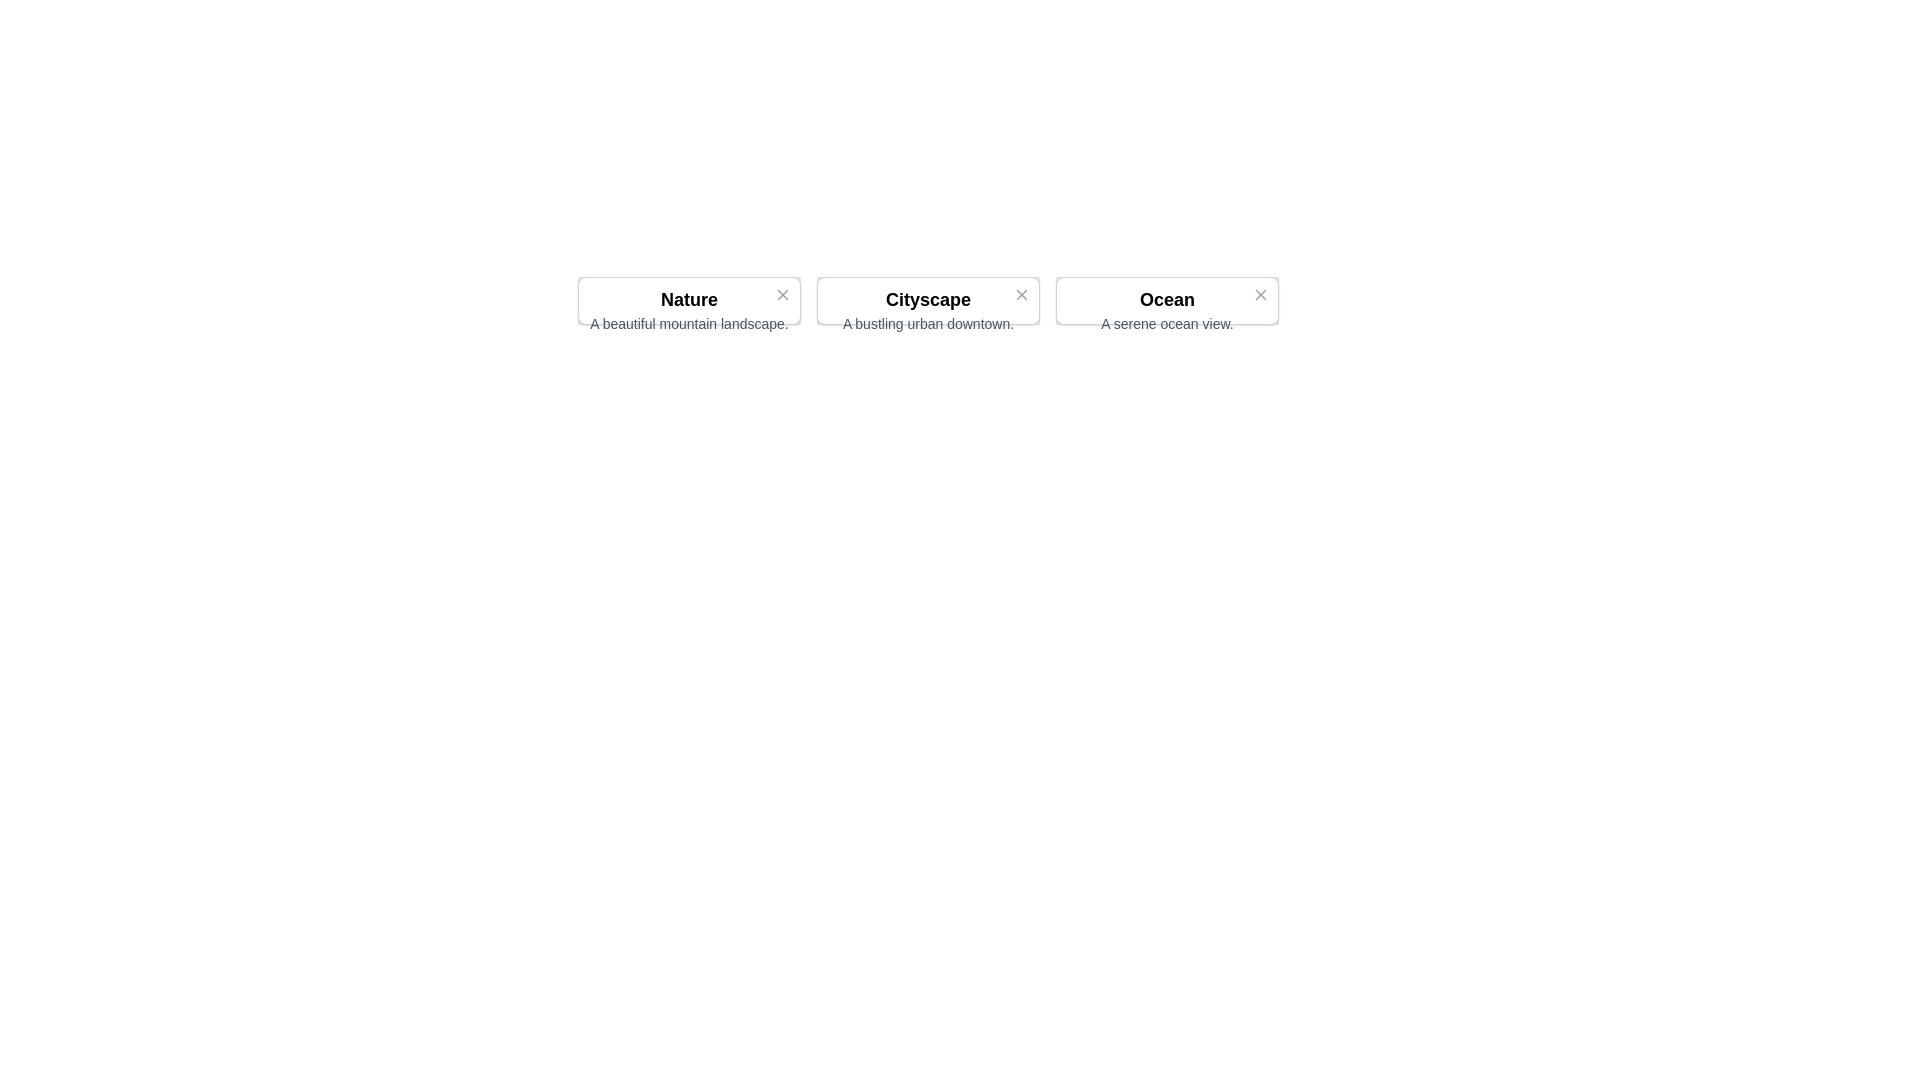 This screenshot has width=1920, height=1080. What do you see at coordinates (927, 300) in the screenshot?
I see `the informational block titled 'Cityscape' that contains the description 'A bustling urban downtown.'` at bounding box center [927, 300].